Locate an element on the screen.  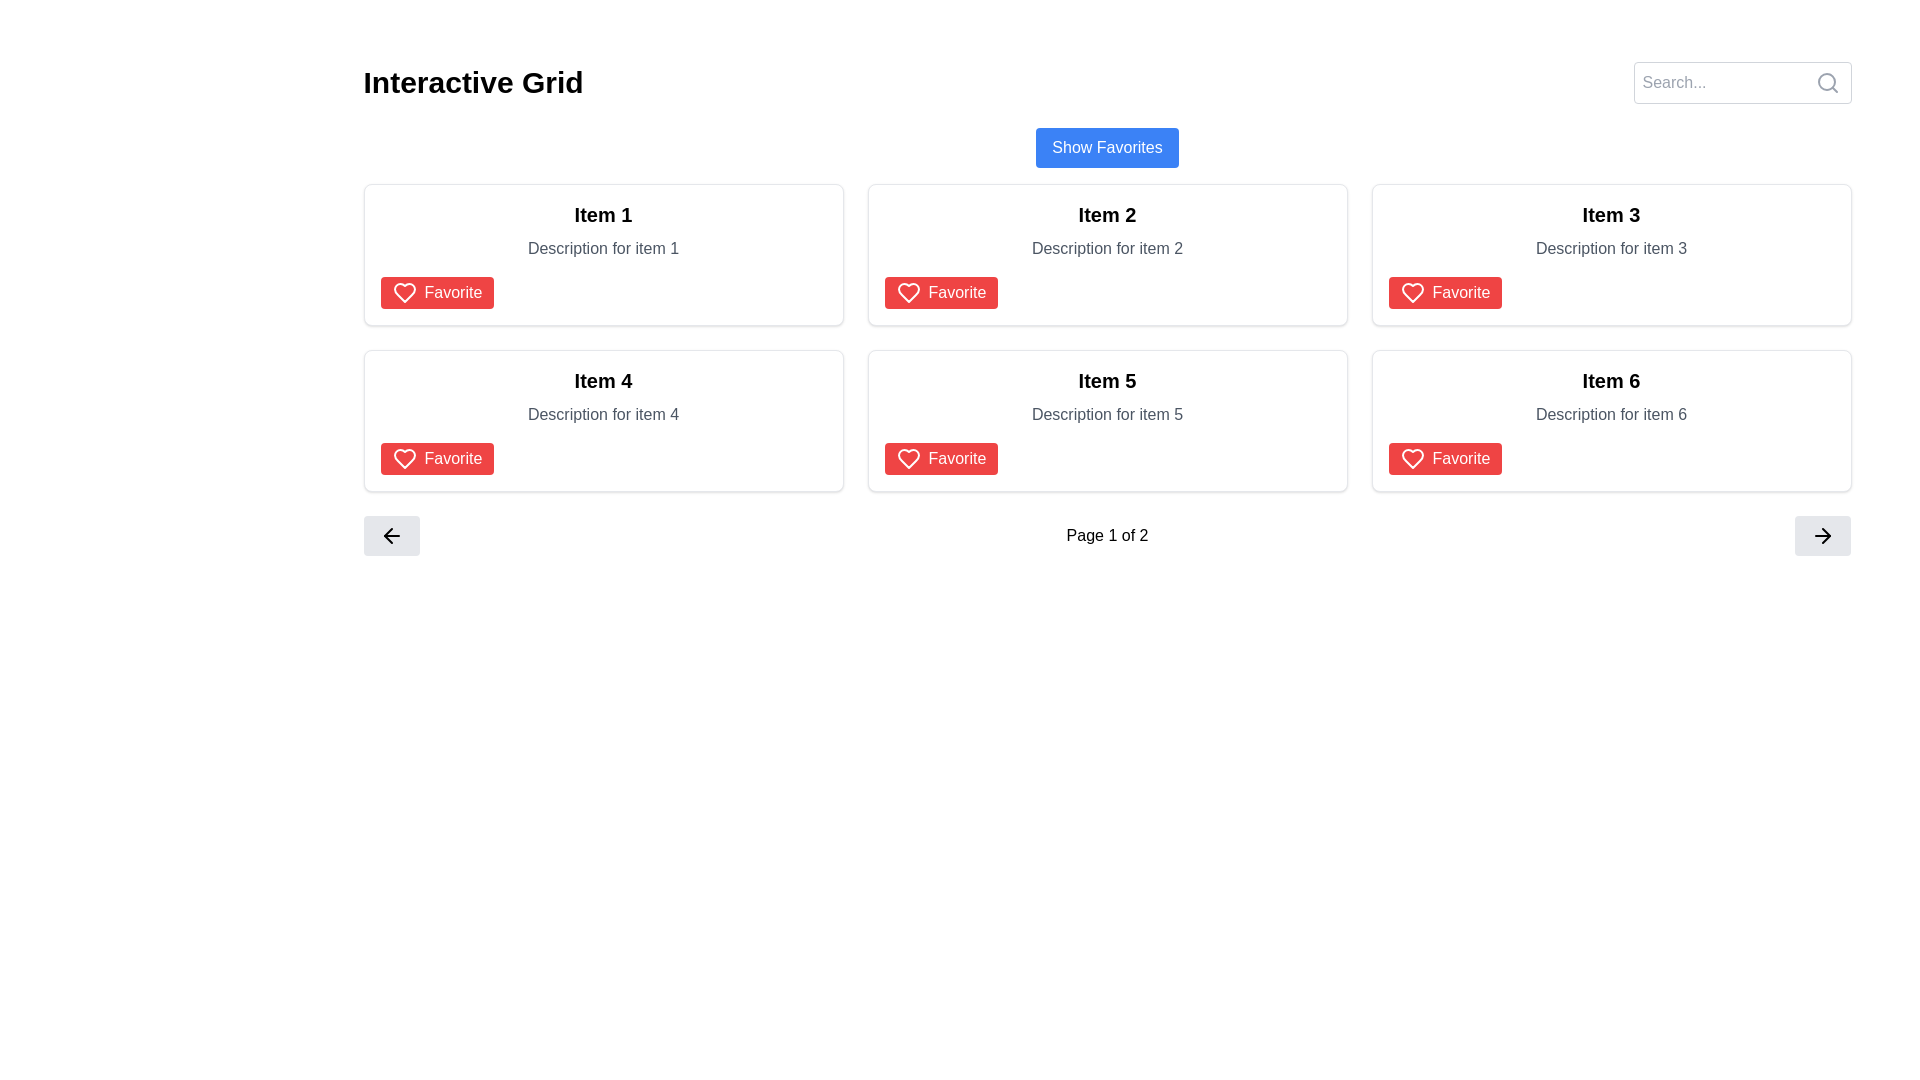
the descriptive text label for 'Item 3', which is positioned below the heading and above the 'Favorite' button in the rightmost tile of the first row is located at coordinates (1611, 248).